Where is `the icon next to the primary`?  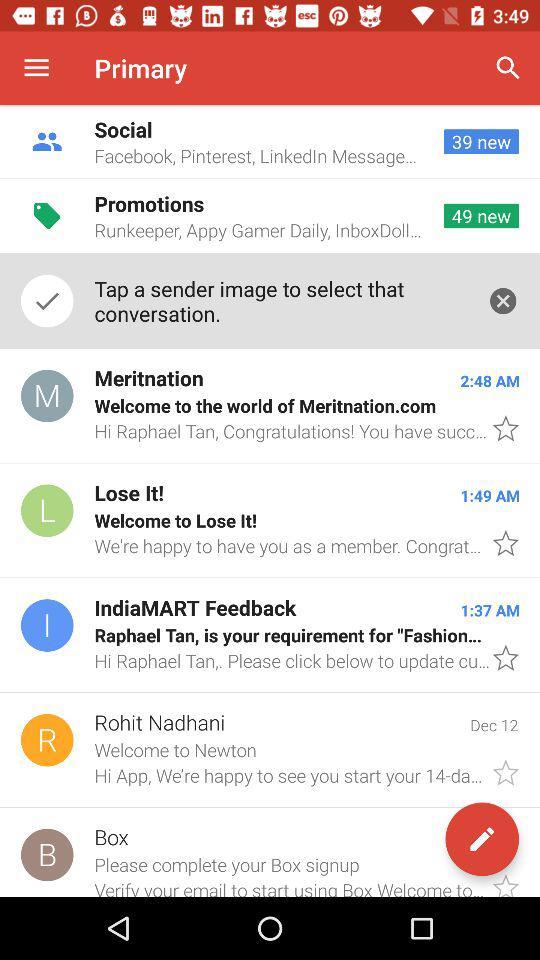 the icon next to the primary is located at coordinates (508, 68).